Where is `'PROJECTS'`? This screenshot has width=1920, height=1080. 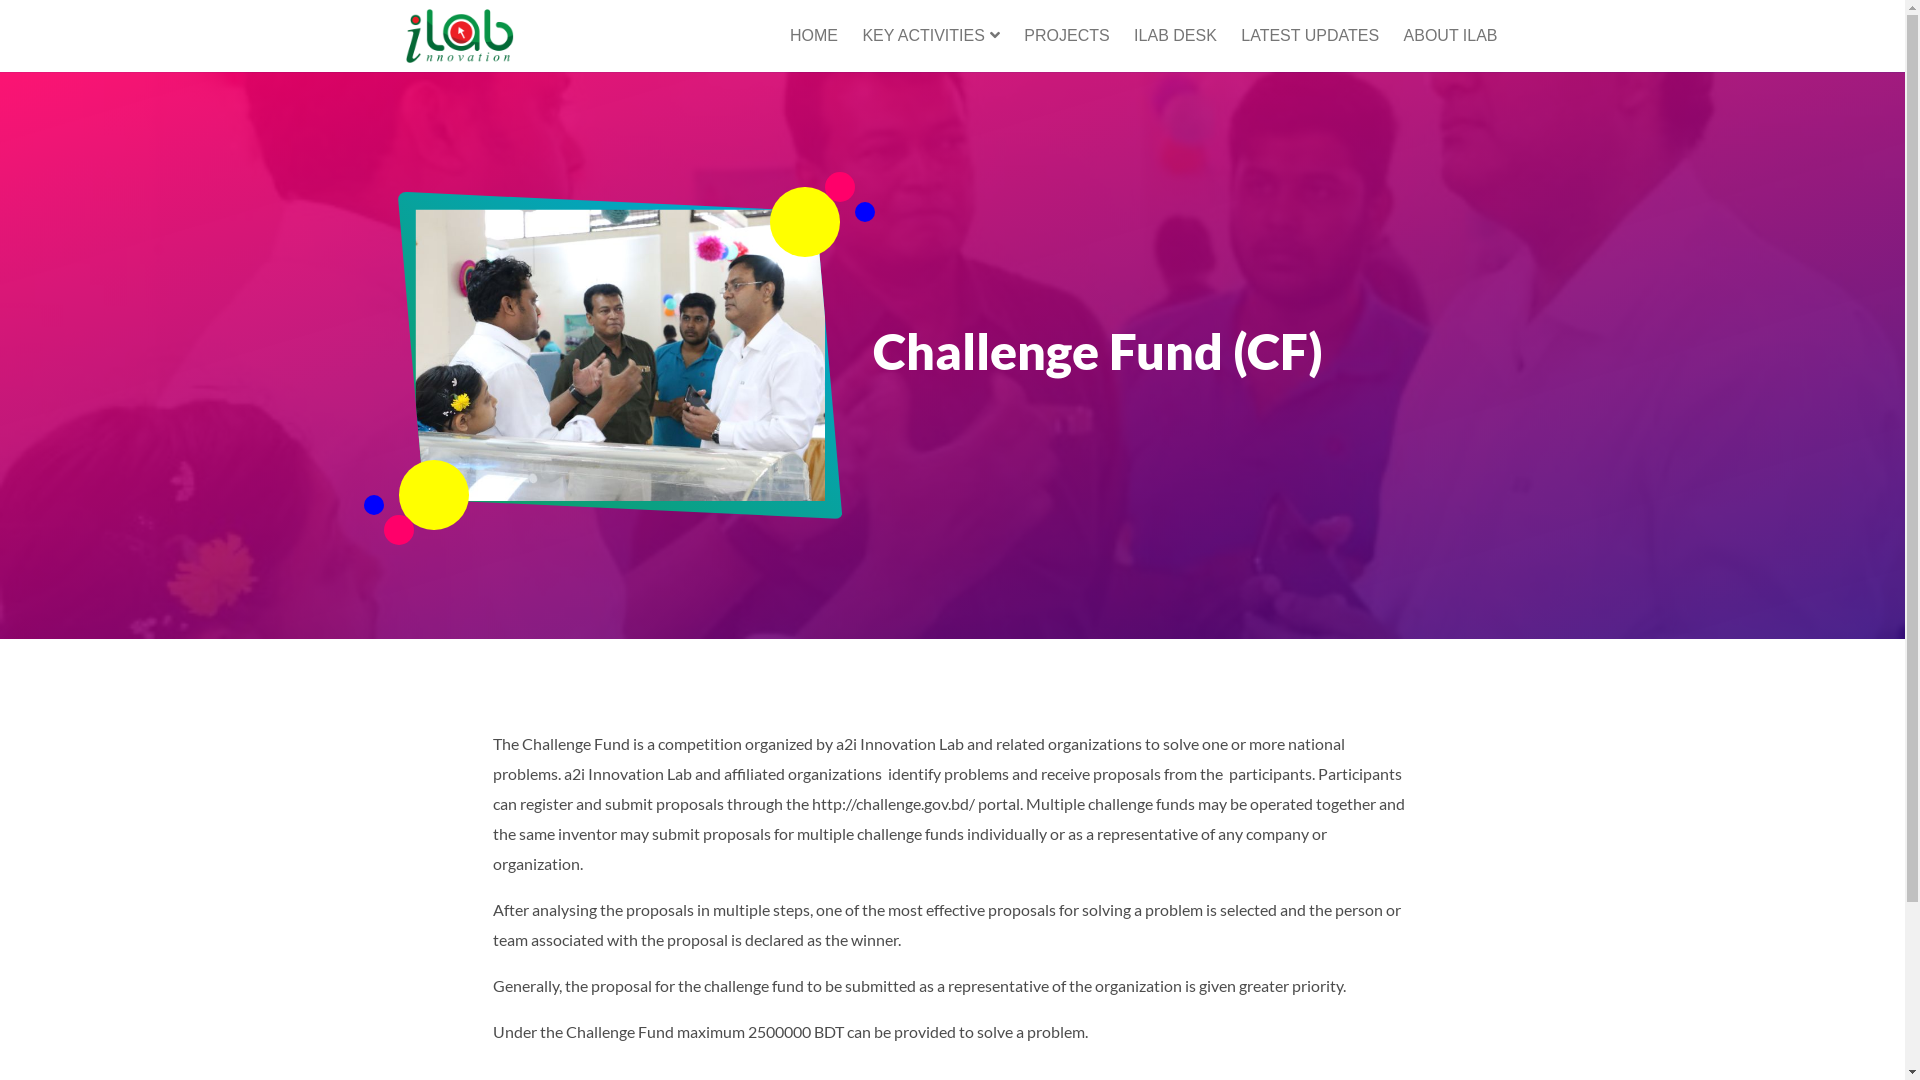
'PROJECTS' is located at coordinates (1065, 35).